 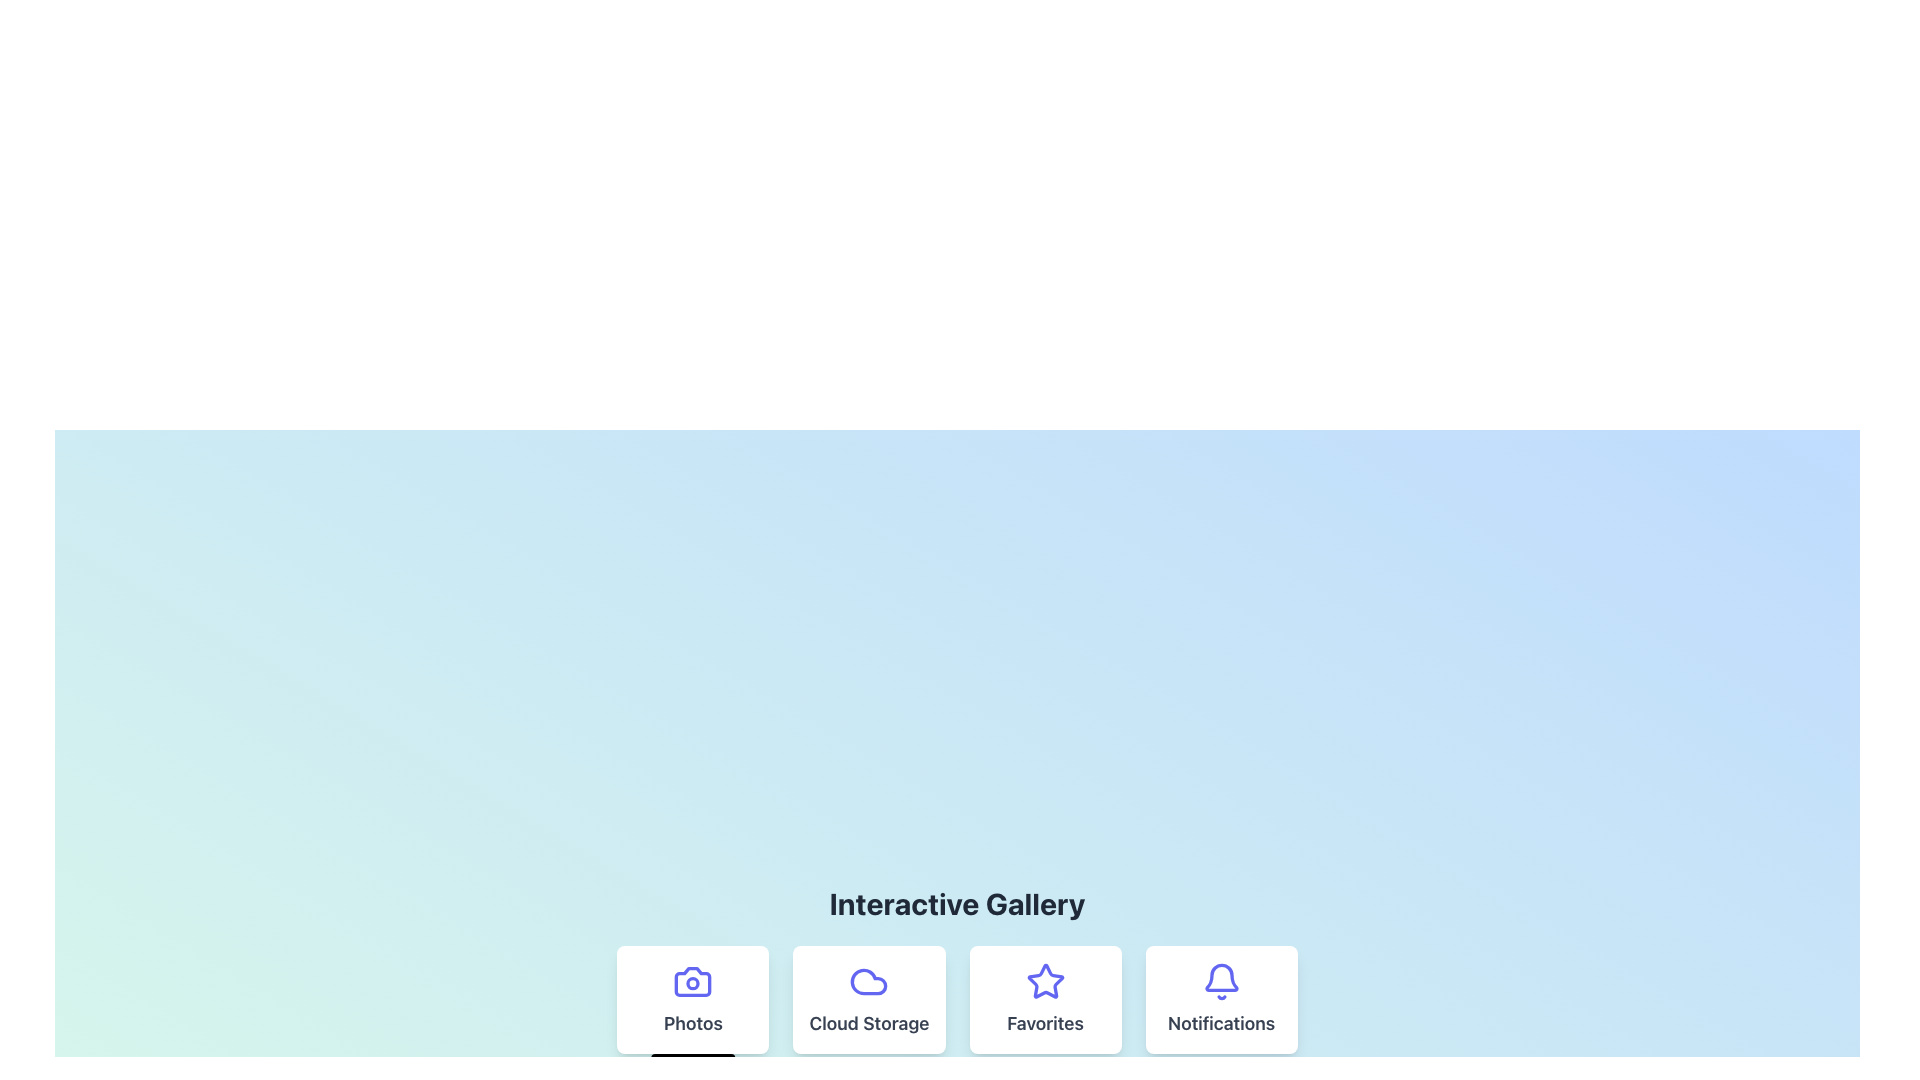 I want to click on the tile containing the 'Photos' label, so click(x=693, y=1023).